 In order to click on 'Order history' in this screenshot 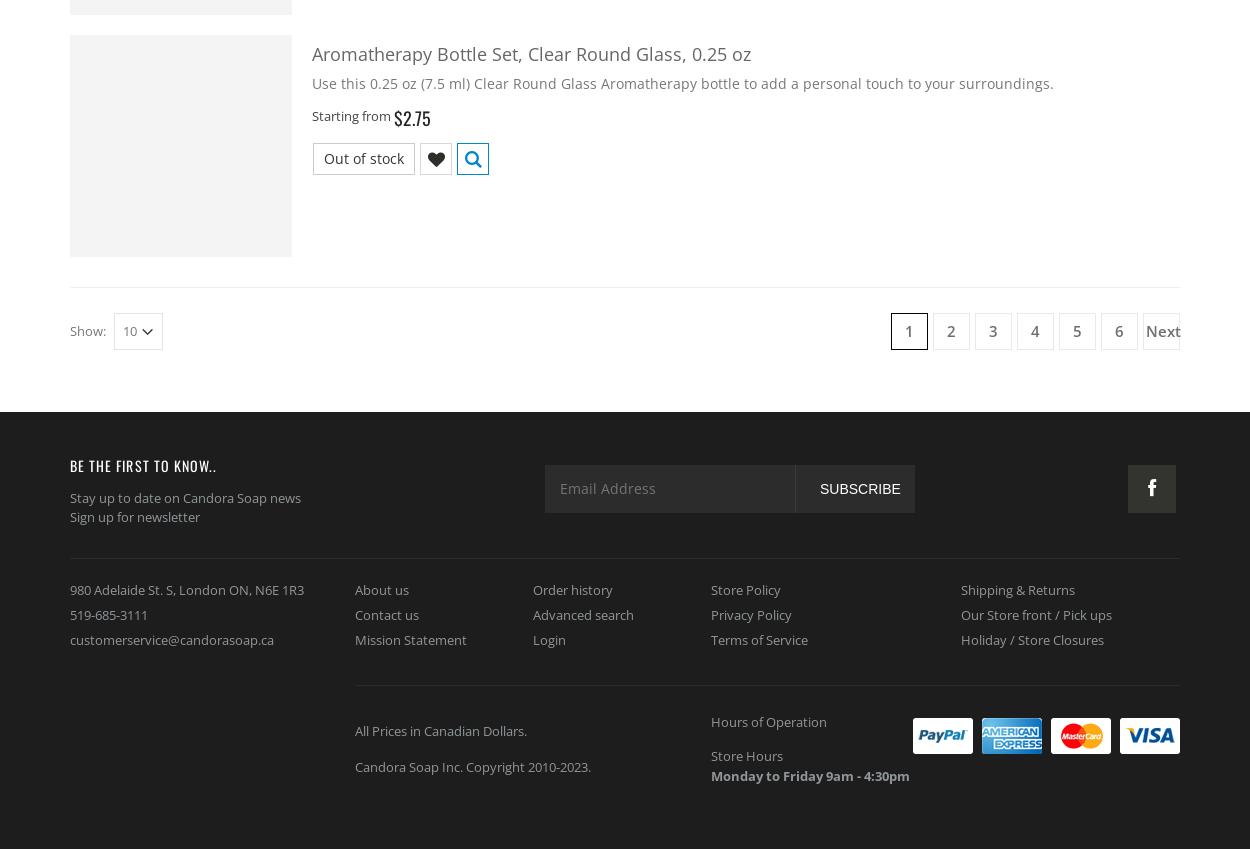, I will do `click(572, 588)`.